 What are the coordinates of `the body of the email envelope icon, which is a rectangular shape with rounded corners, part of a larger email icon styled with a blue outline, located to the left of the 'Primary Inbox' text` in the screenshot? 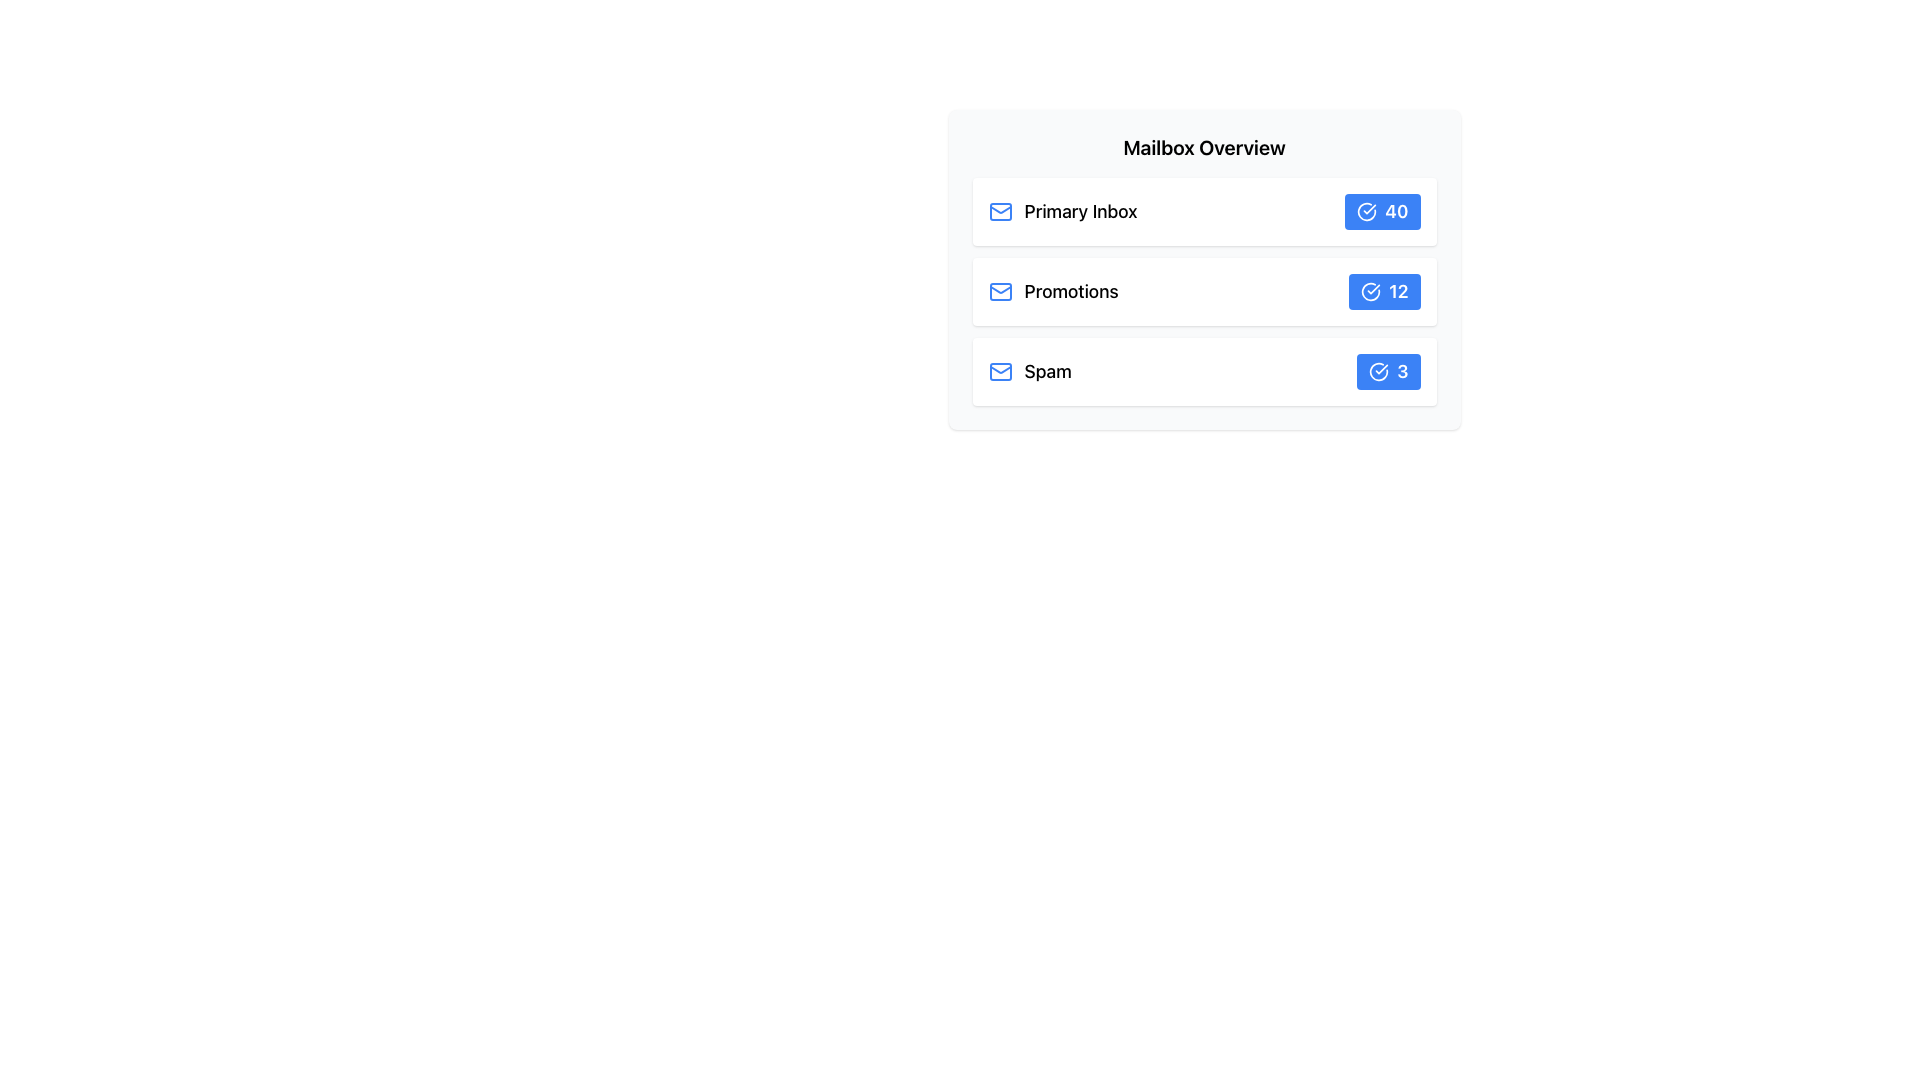 It's located at (1000, 292).